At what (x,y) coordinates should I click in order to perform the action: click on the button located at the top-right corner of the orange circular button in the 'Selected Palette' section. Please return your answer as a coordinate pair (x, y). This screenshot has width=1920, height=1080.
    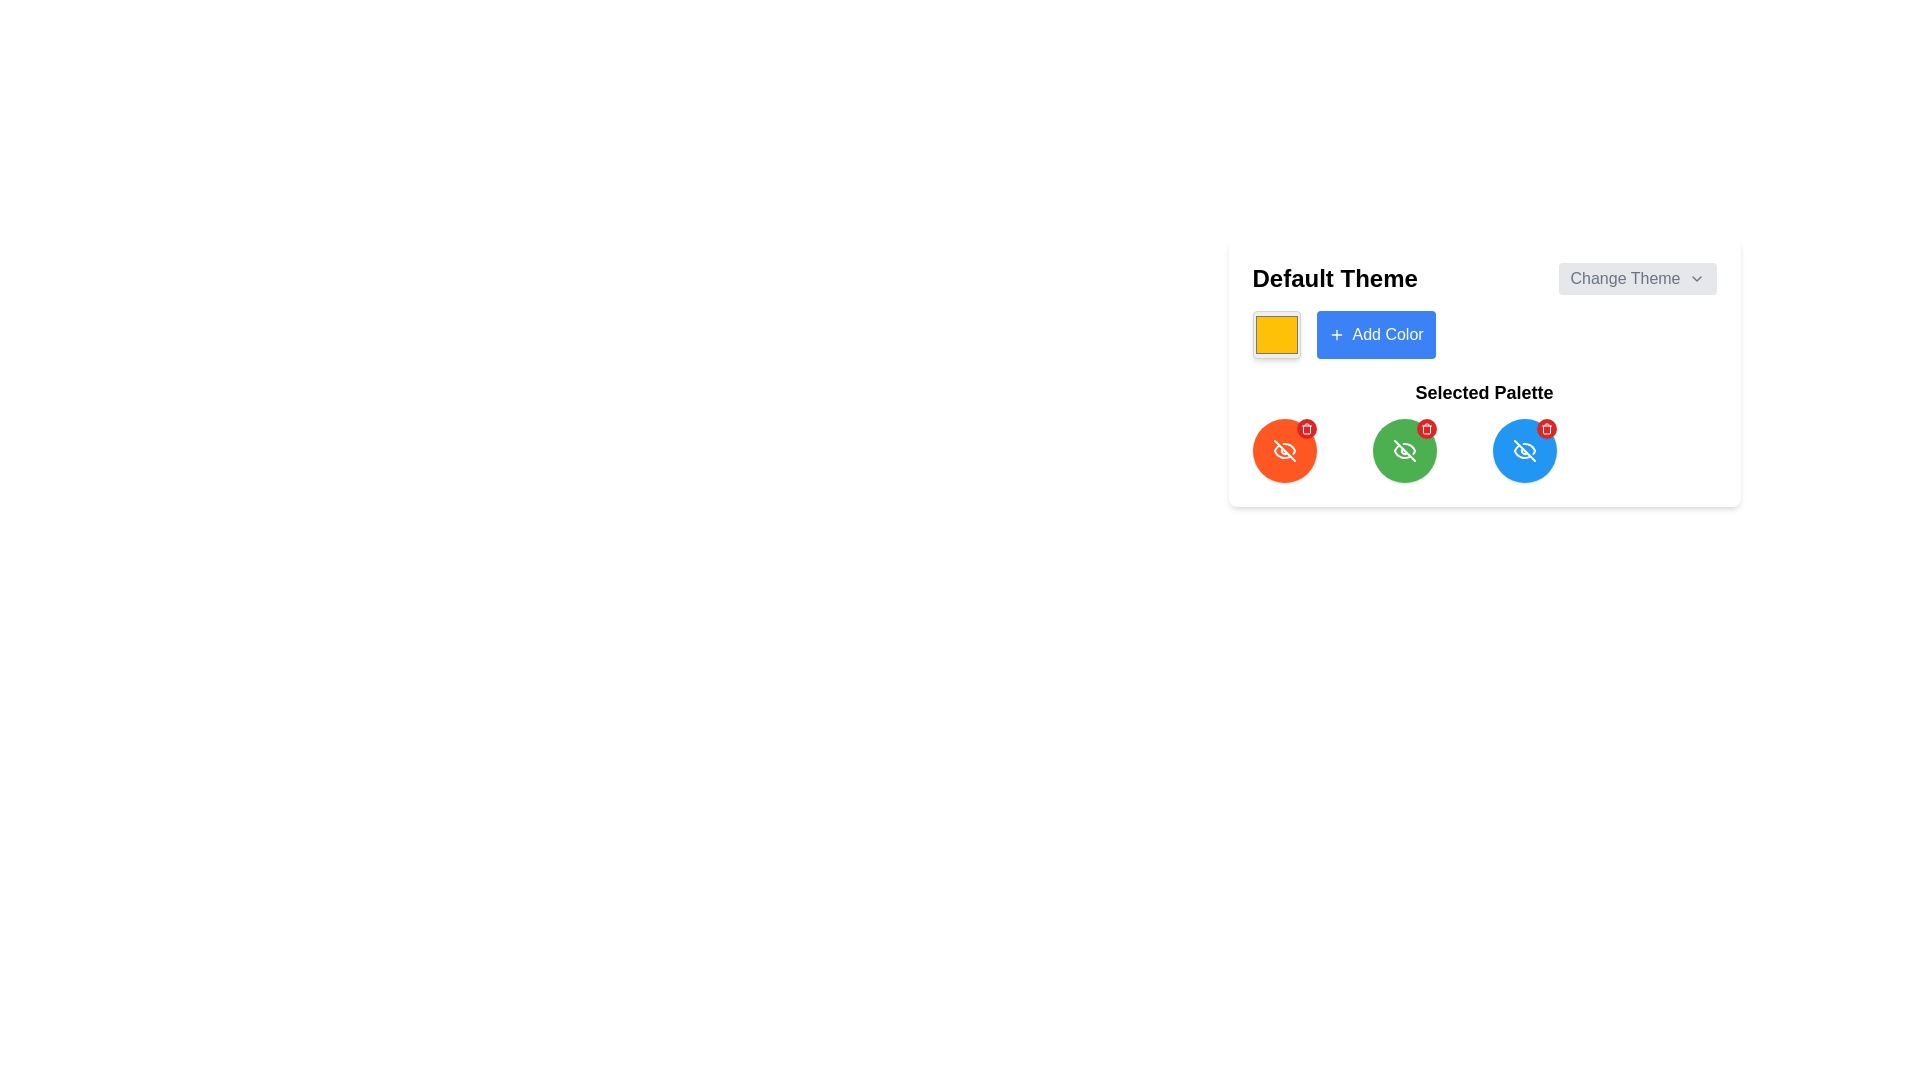
    Looking at the image, I should click on (1306, 427).